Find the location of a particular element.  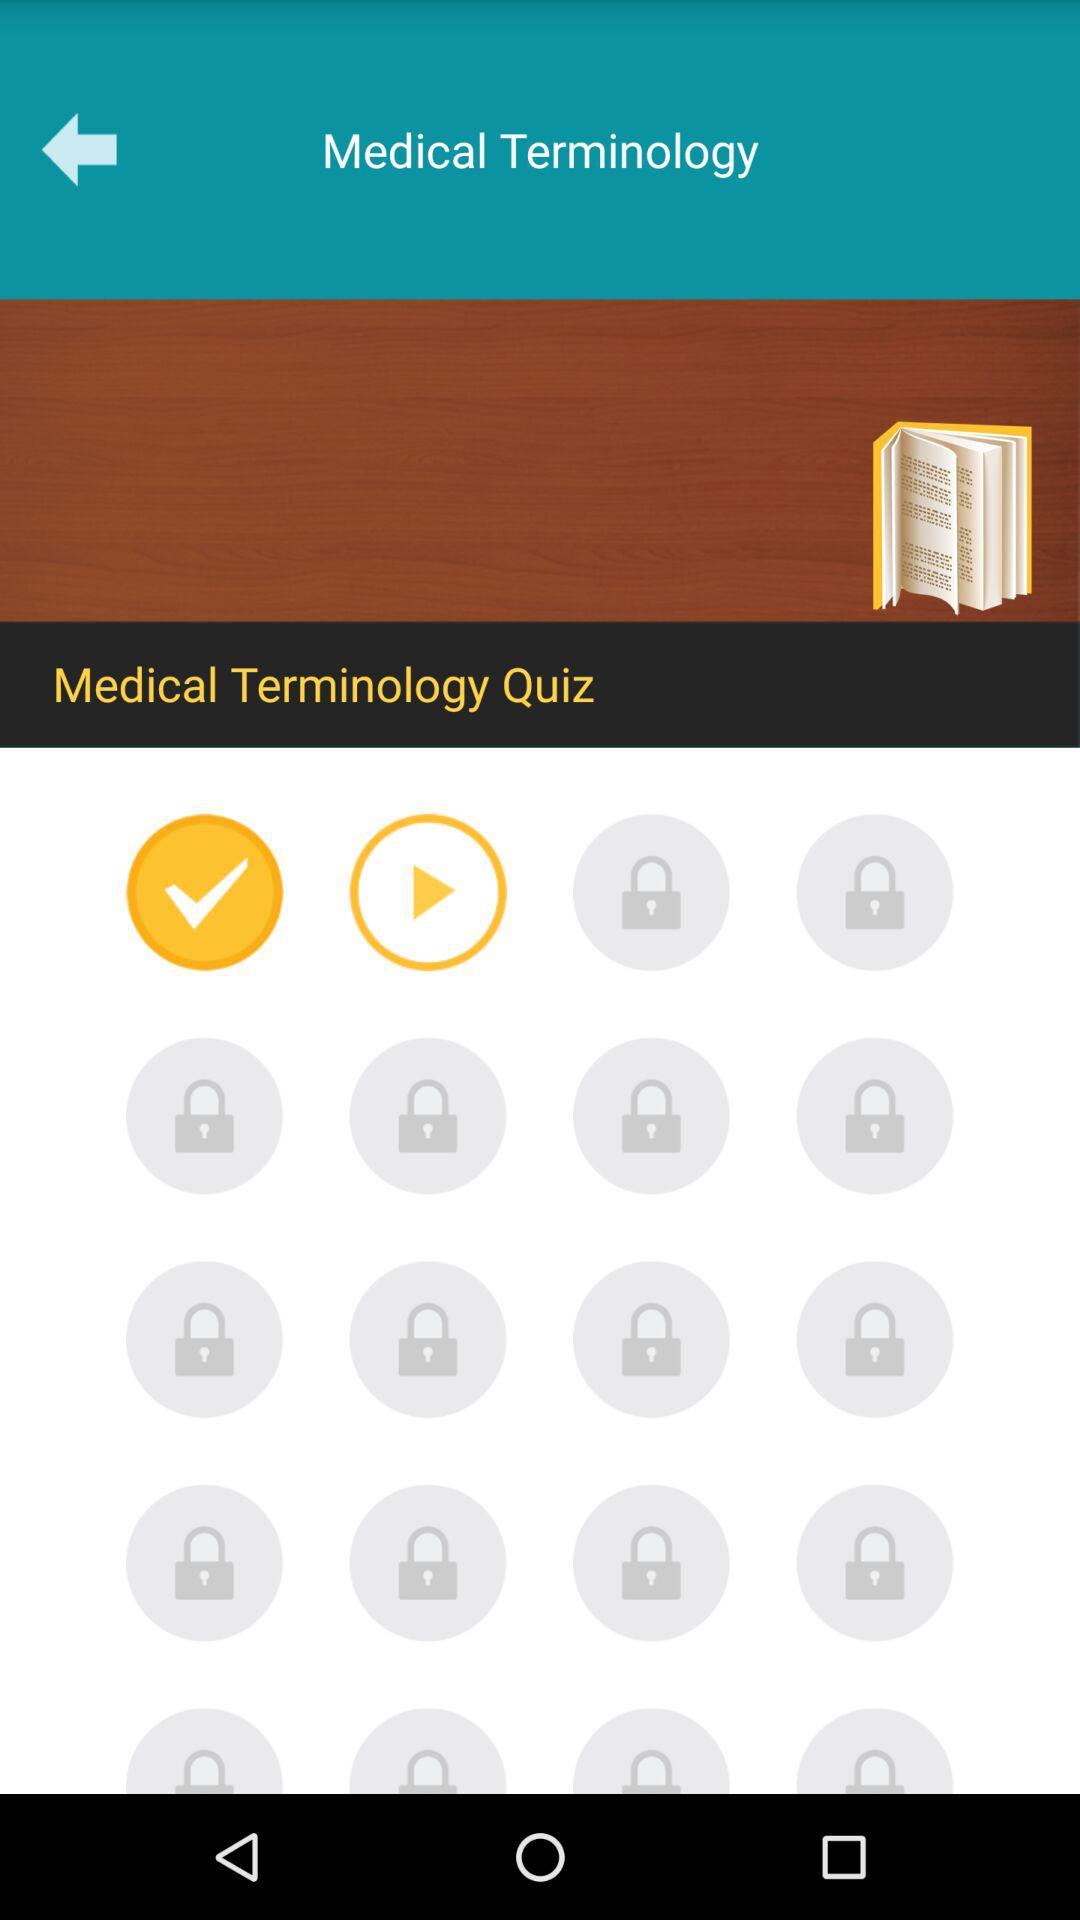

this option is locked is located at coordinates (651, 1115).